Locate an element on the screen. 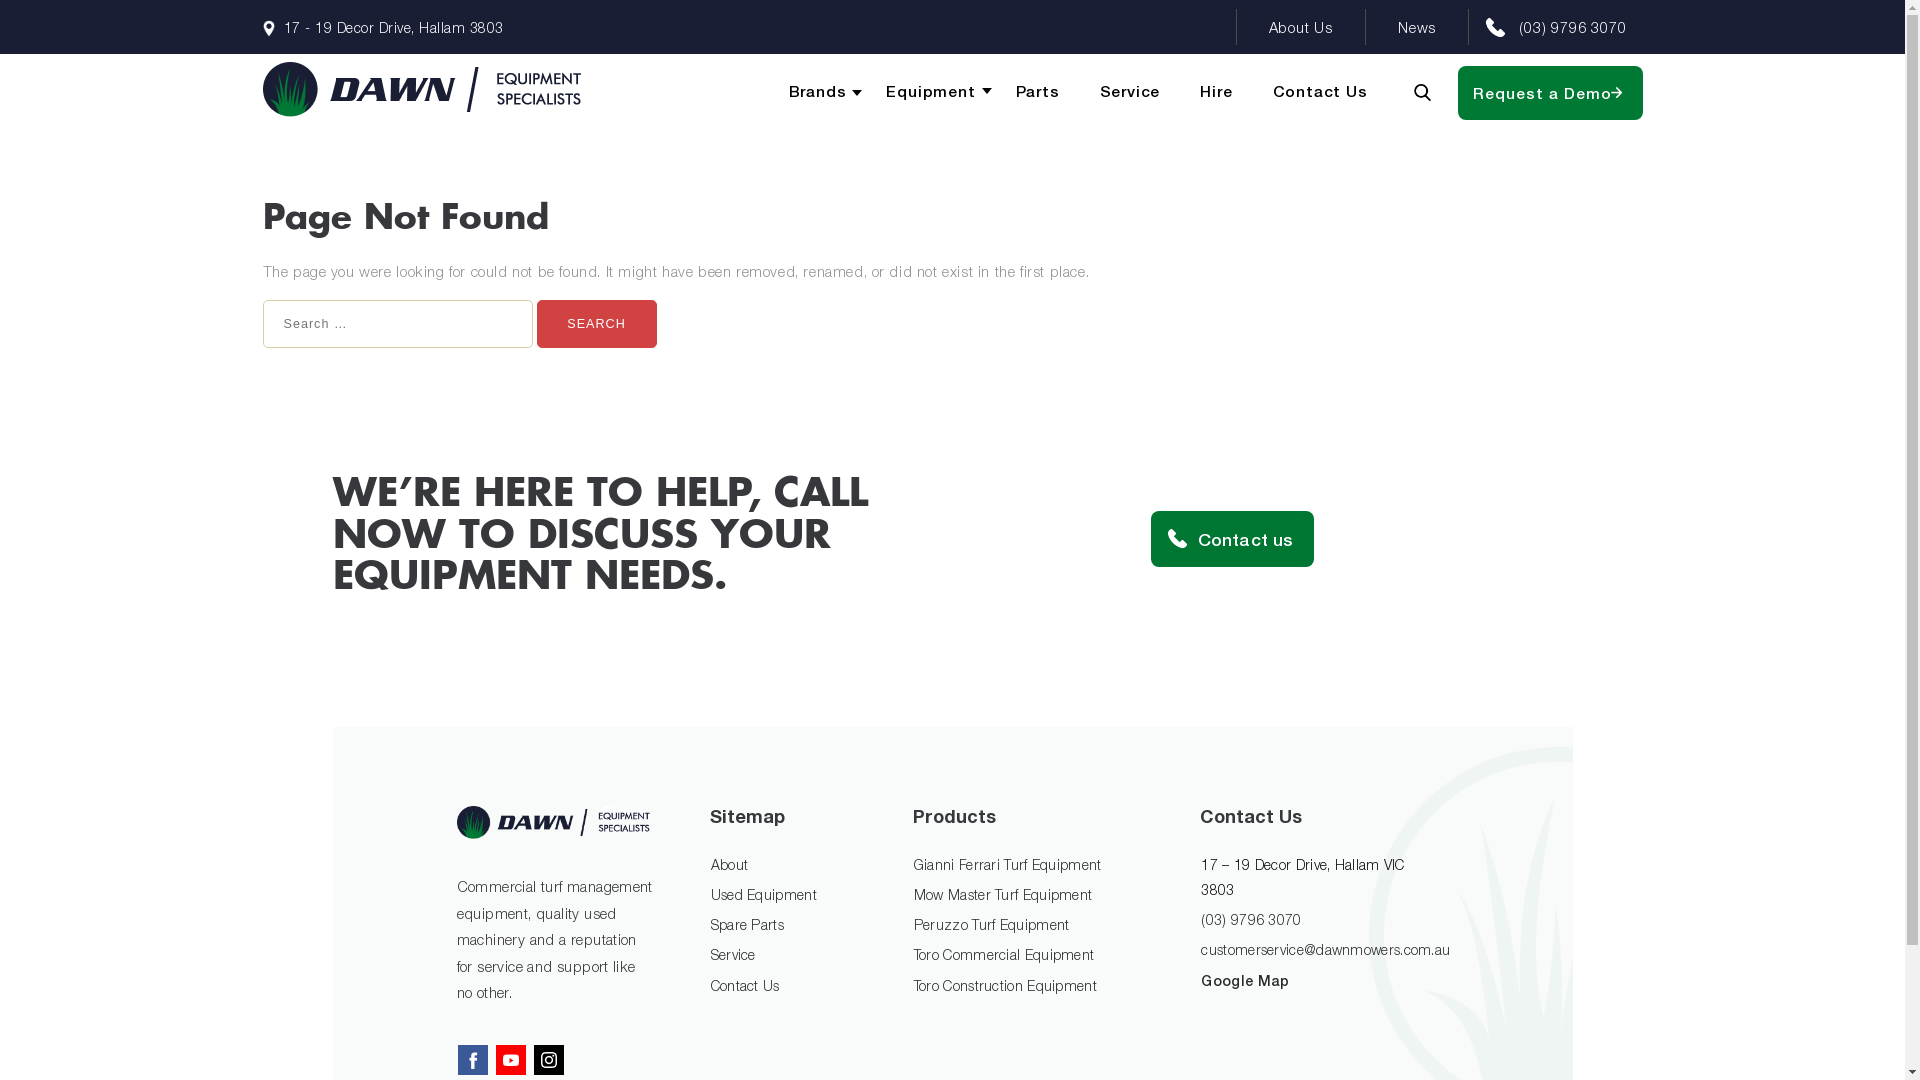 This screenshot has width=1920, height=1080. 'Search' is located at coordinates (594, 323).